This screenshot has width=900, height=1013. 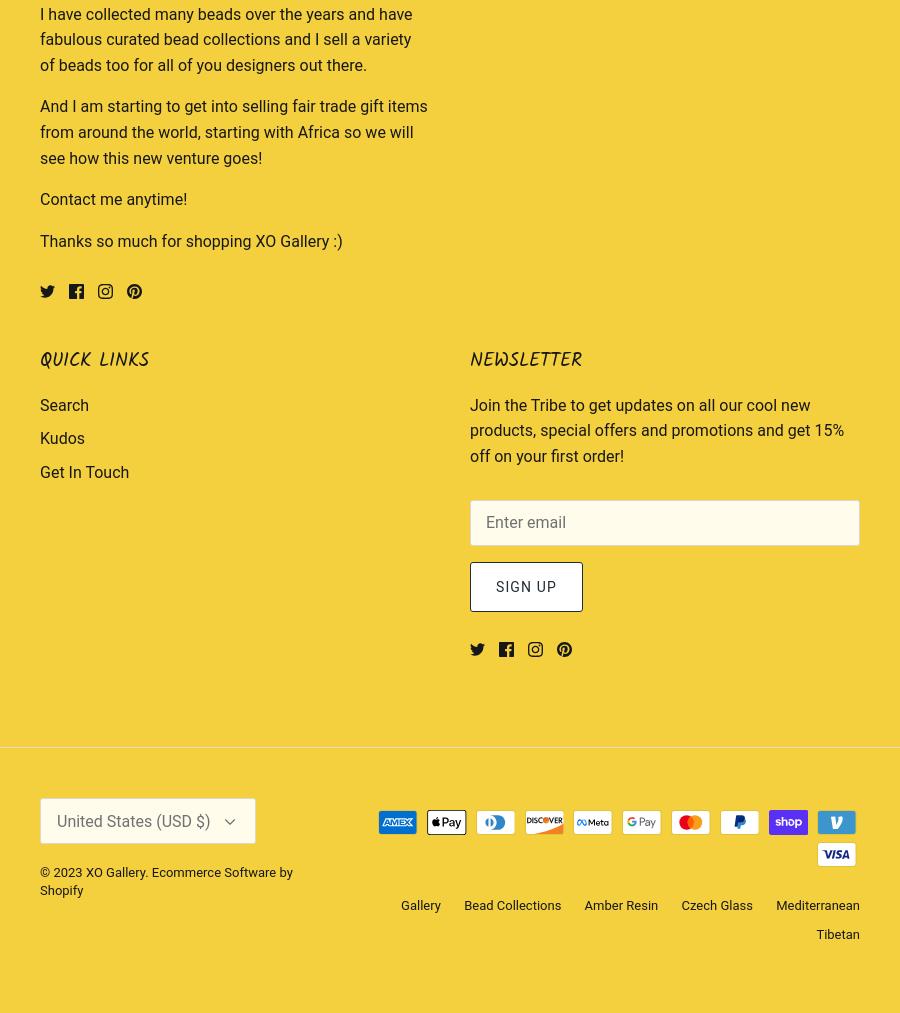 I want to click on 'Greece', so click(x=642, y=107).